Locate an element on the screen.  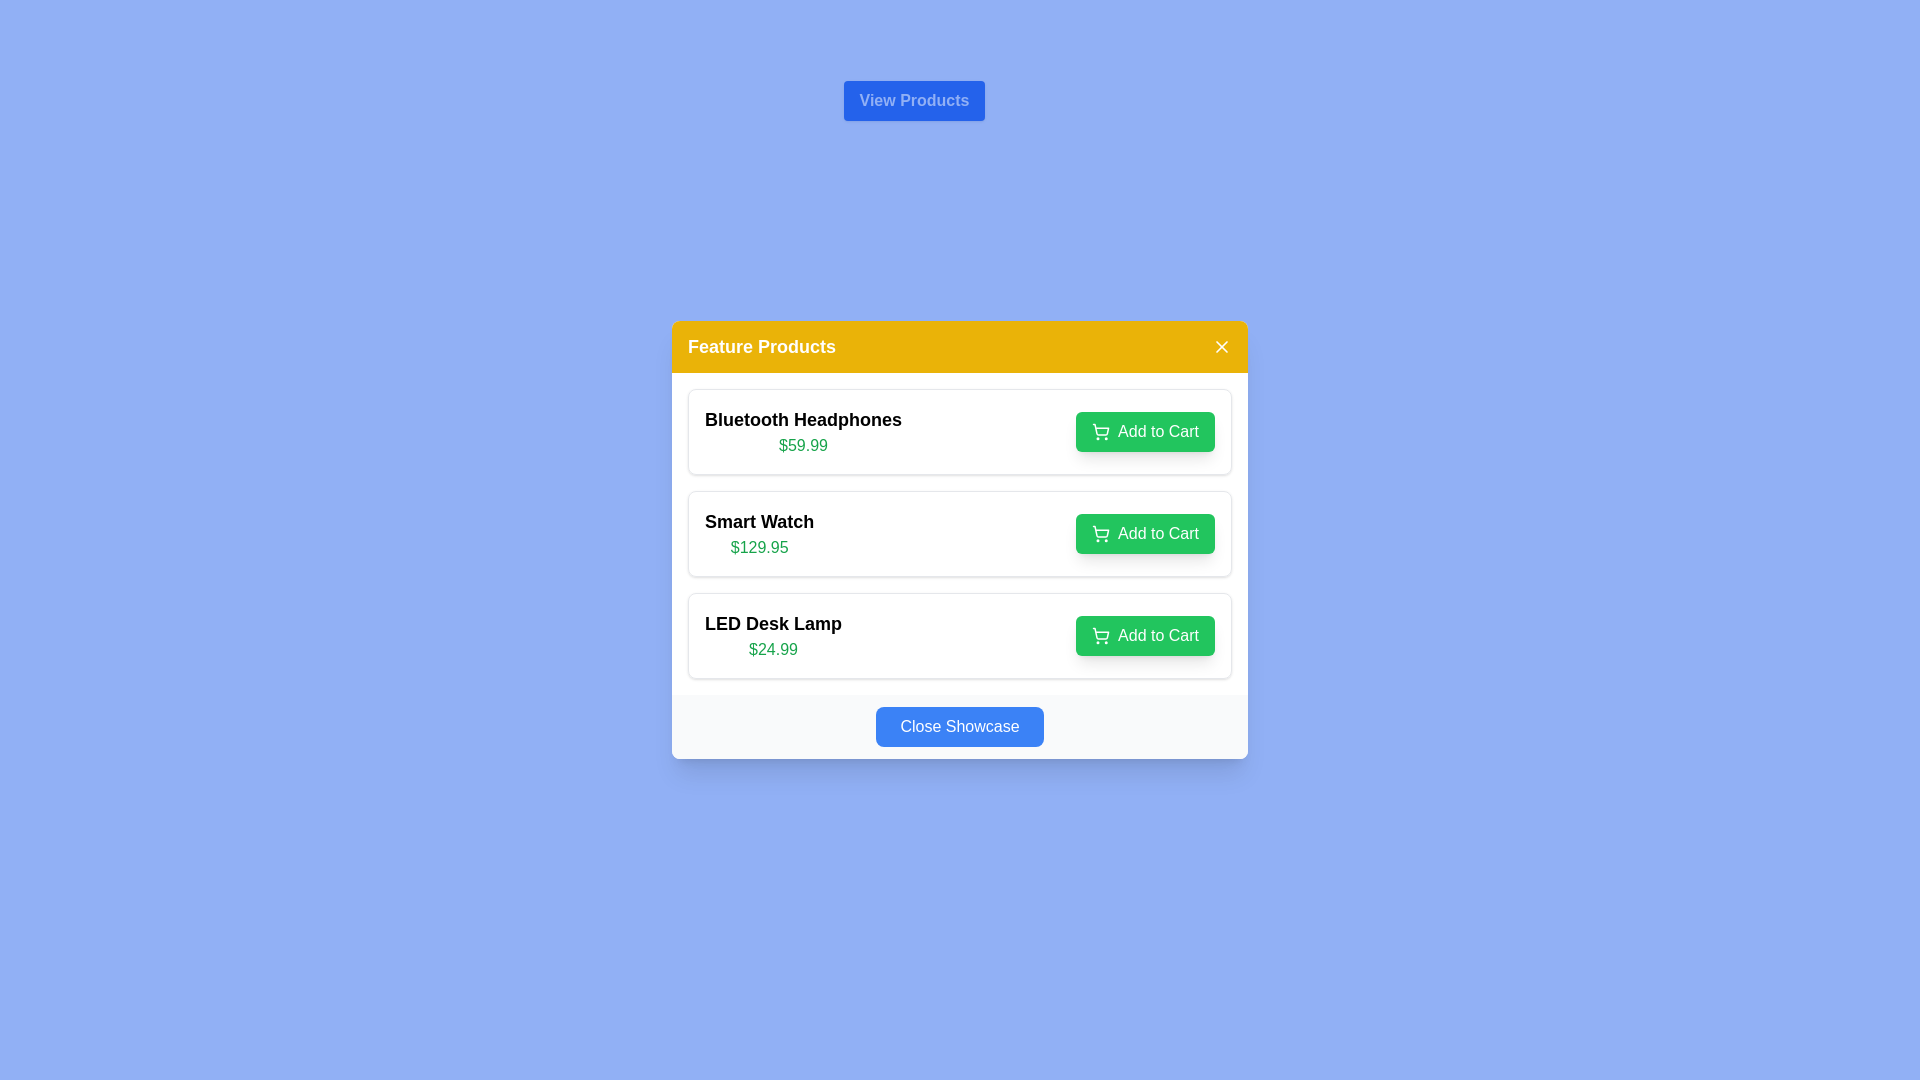
the Text display component that shows 'Smart Watch' and '$129.95', located in the second item of the list between 'Bluetooth Headphones' and 'LED Desk Lamp', adjacent to the 'Add to Cart' button is located at coordinates (758, 532).